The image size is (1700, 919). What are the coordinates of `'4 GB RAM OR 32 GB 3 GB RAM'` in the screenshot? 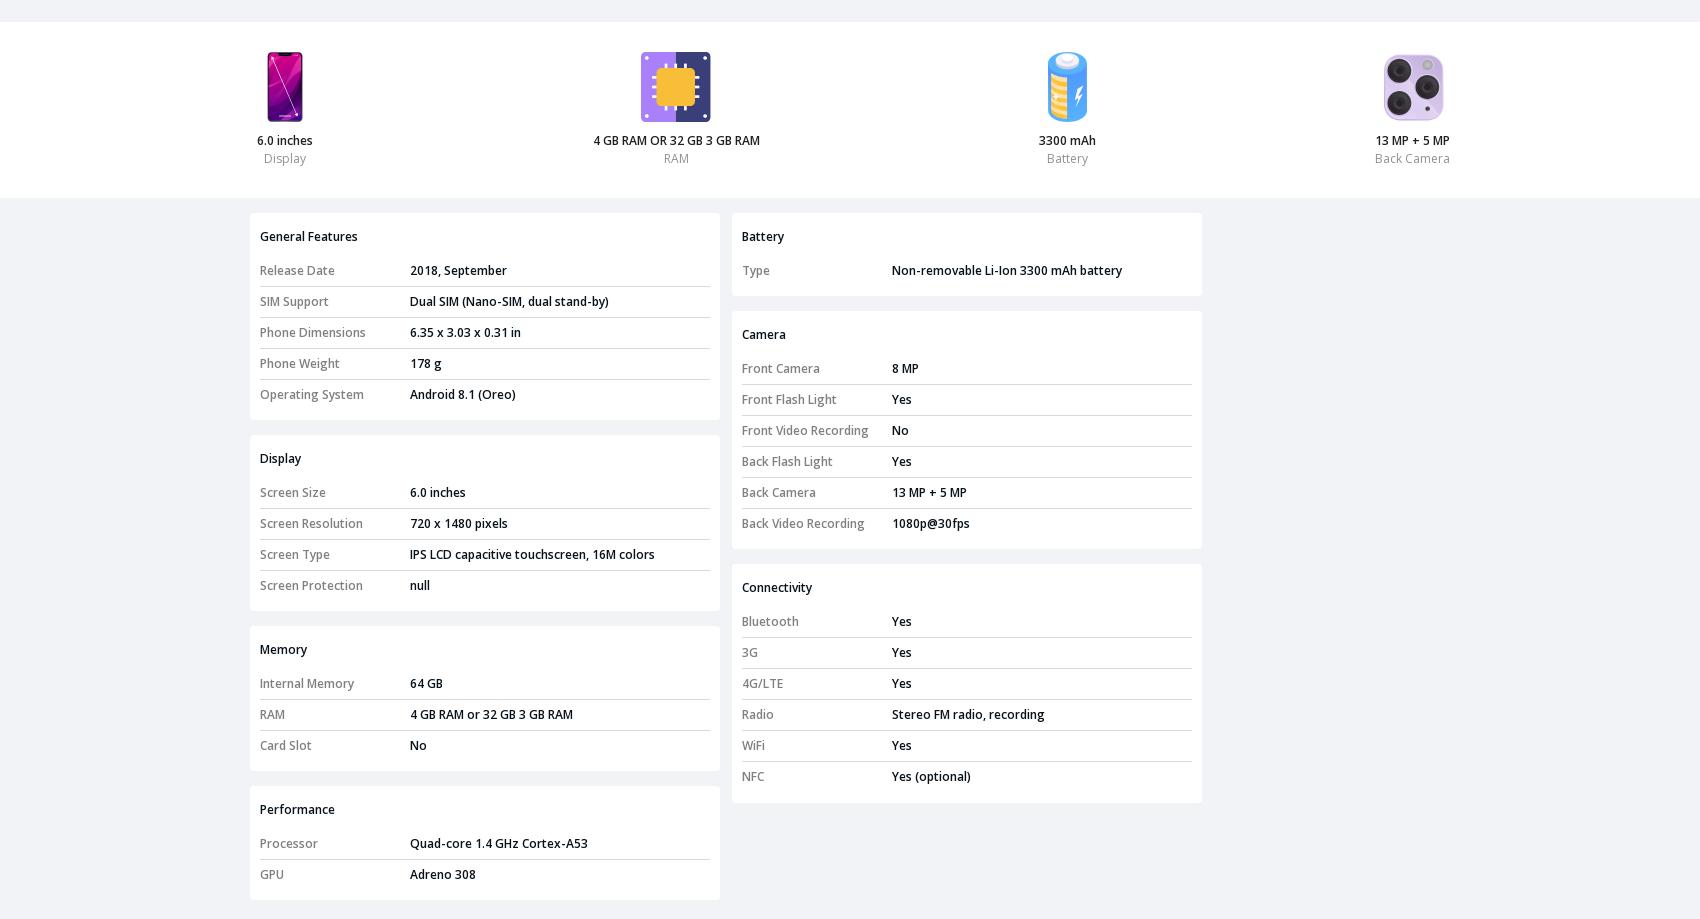 It's located at (675, 138).